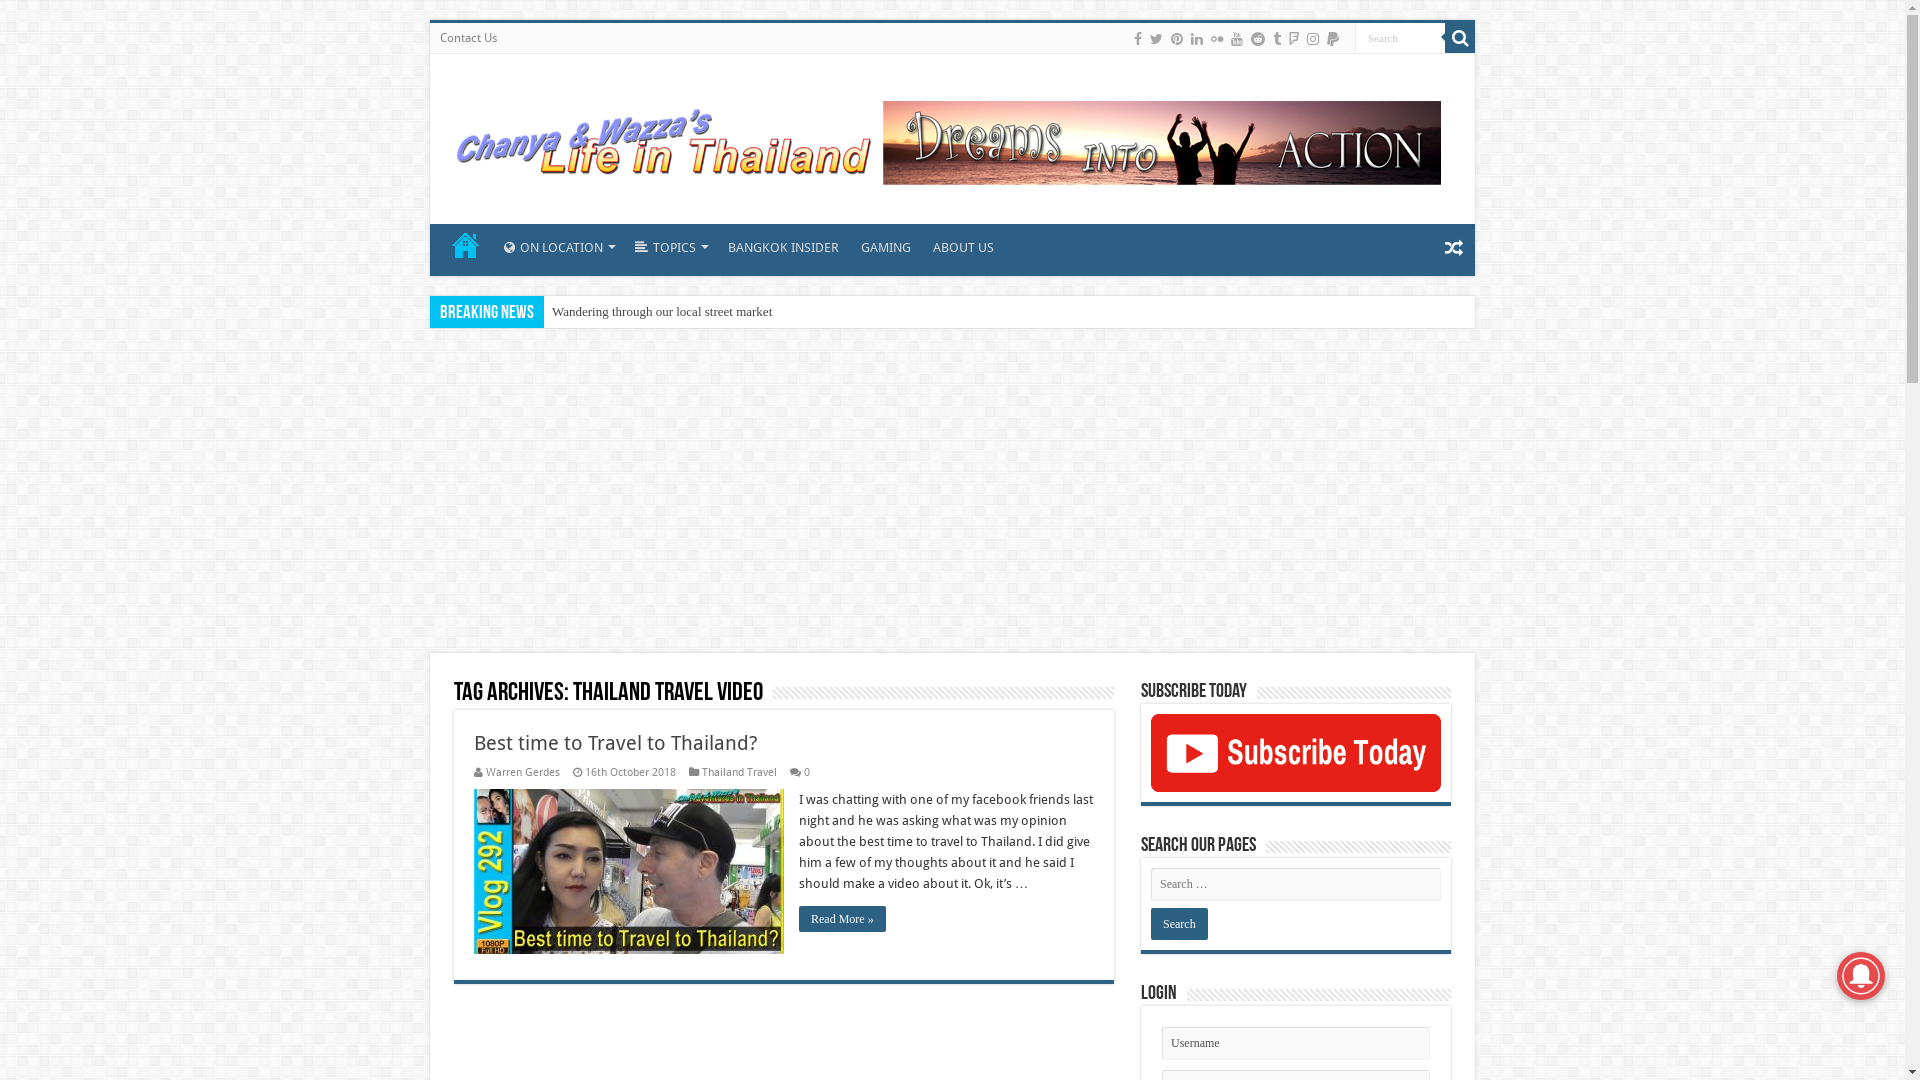 Image resolution: width=1920 pixels, height=1080 pixels. I want to click on 'Youtube', so click(1236, 38).